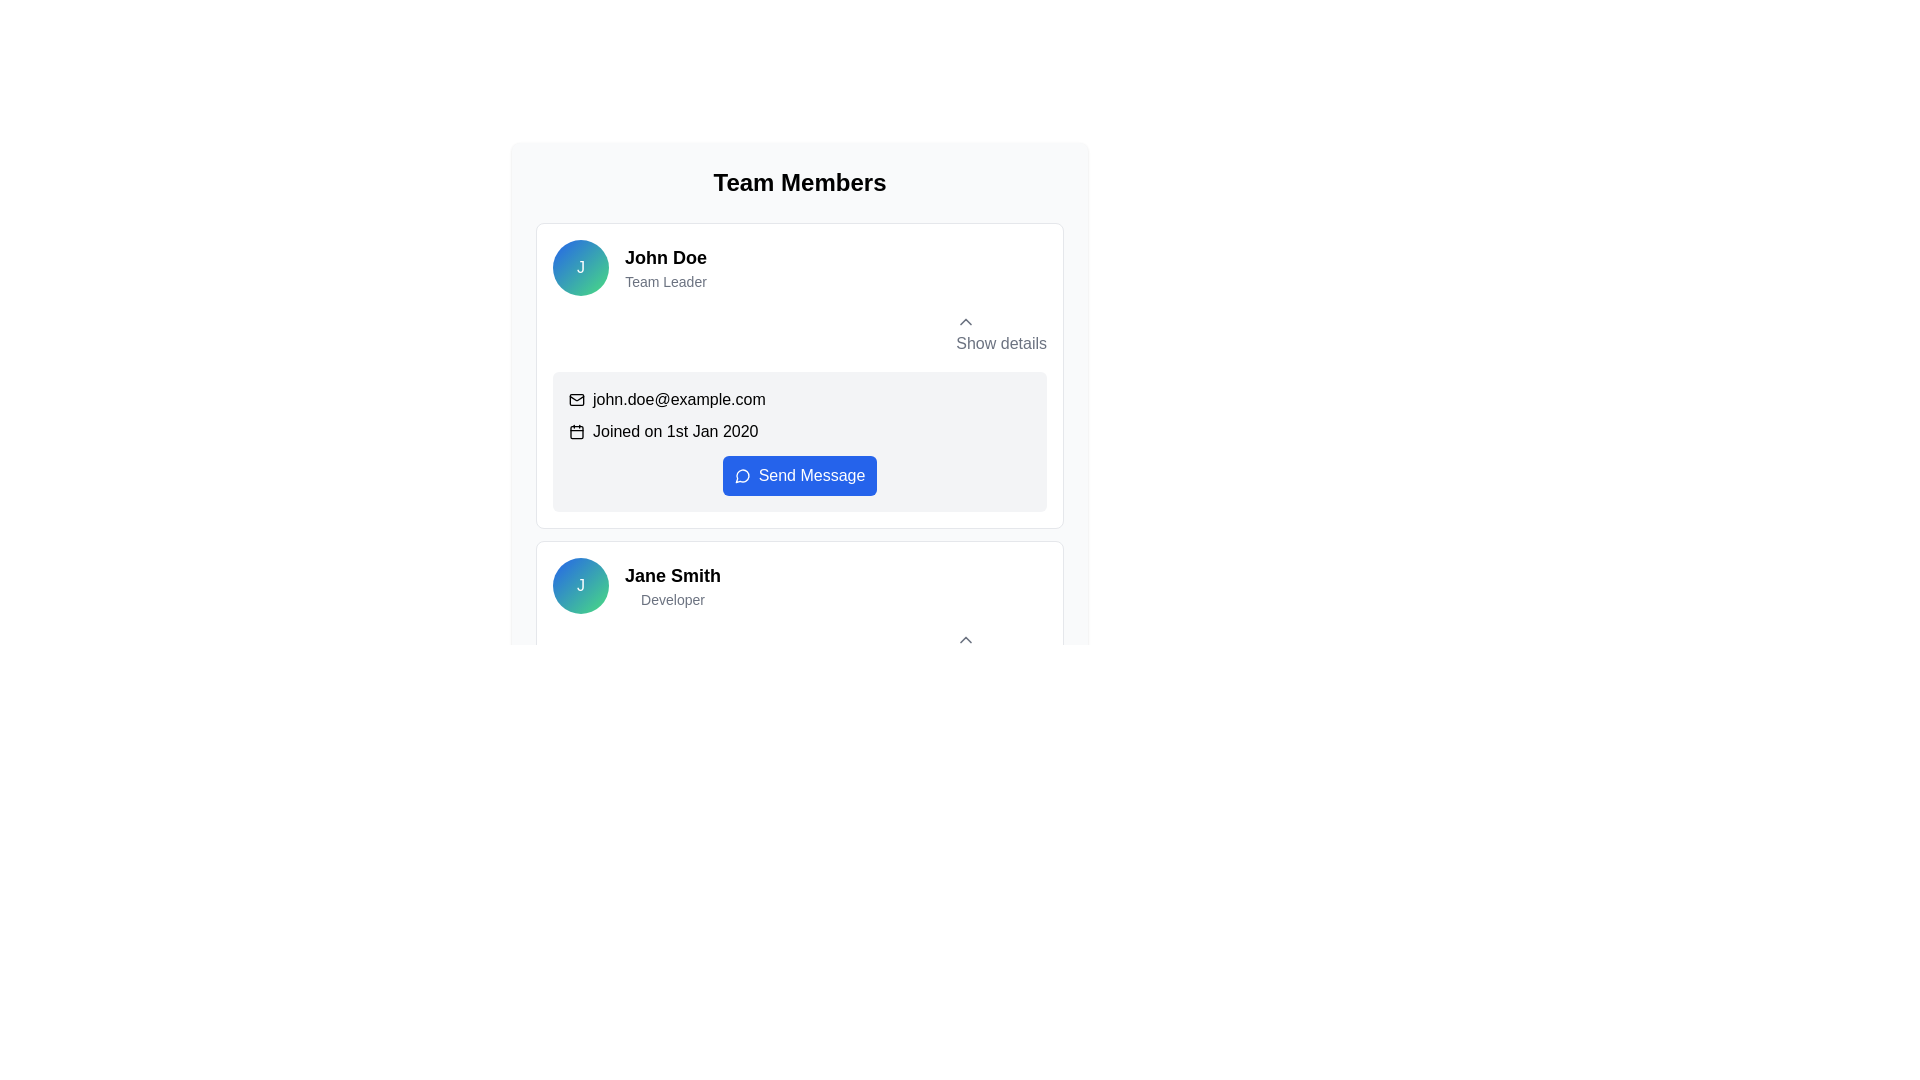 The height and width of the screenshot is (1080, 1920). I want to click on the Profile Summary Block for 'Jane Smith', which includes her avatar and professional title, located in the second card of the 'Team Members' section, so click(800, 585).